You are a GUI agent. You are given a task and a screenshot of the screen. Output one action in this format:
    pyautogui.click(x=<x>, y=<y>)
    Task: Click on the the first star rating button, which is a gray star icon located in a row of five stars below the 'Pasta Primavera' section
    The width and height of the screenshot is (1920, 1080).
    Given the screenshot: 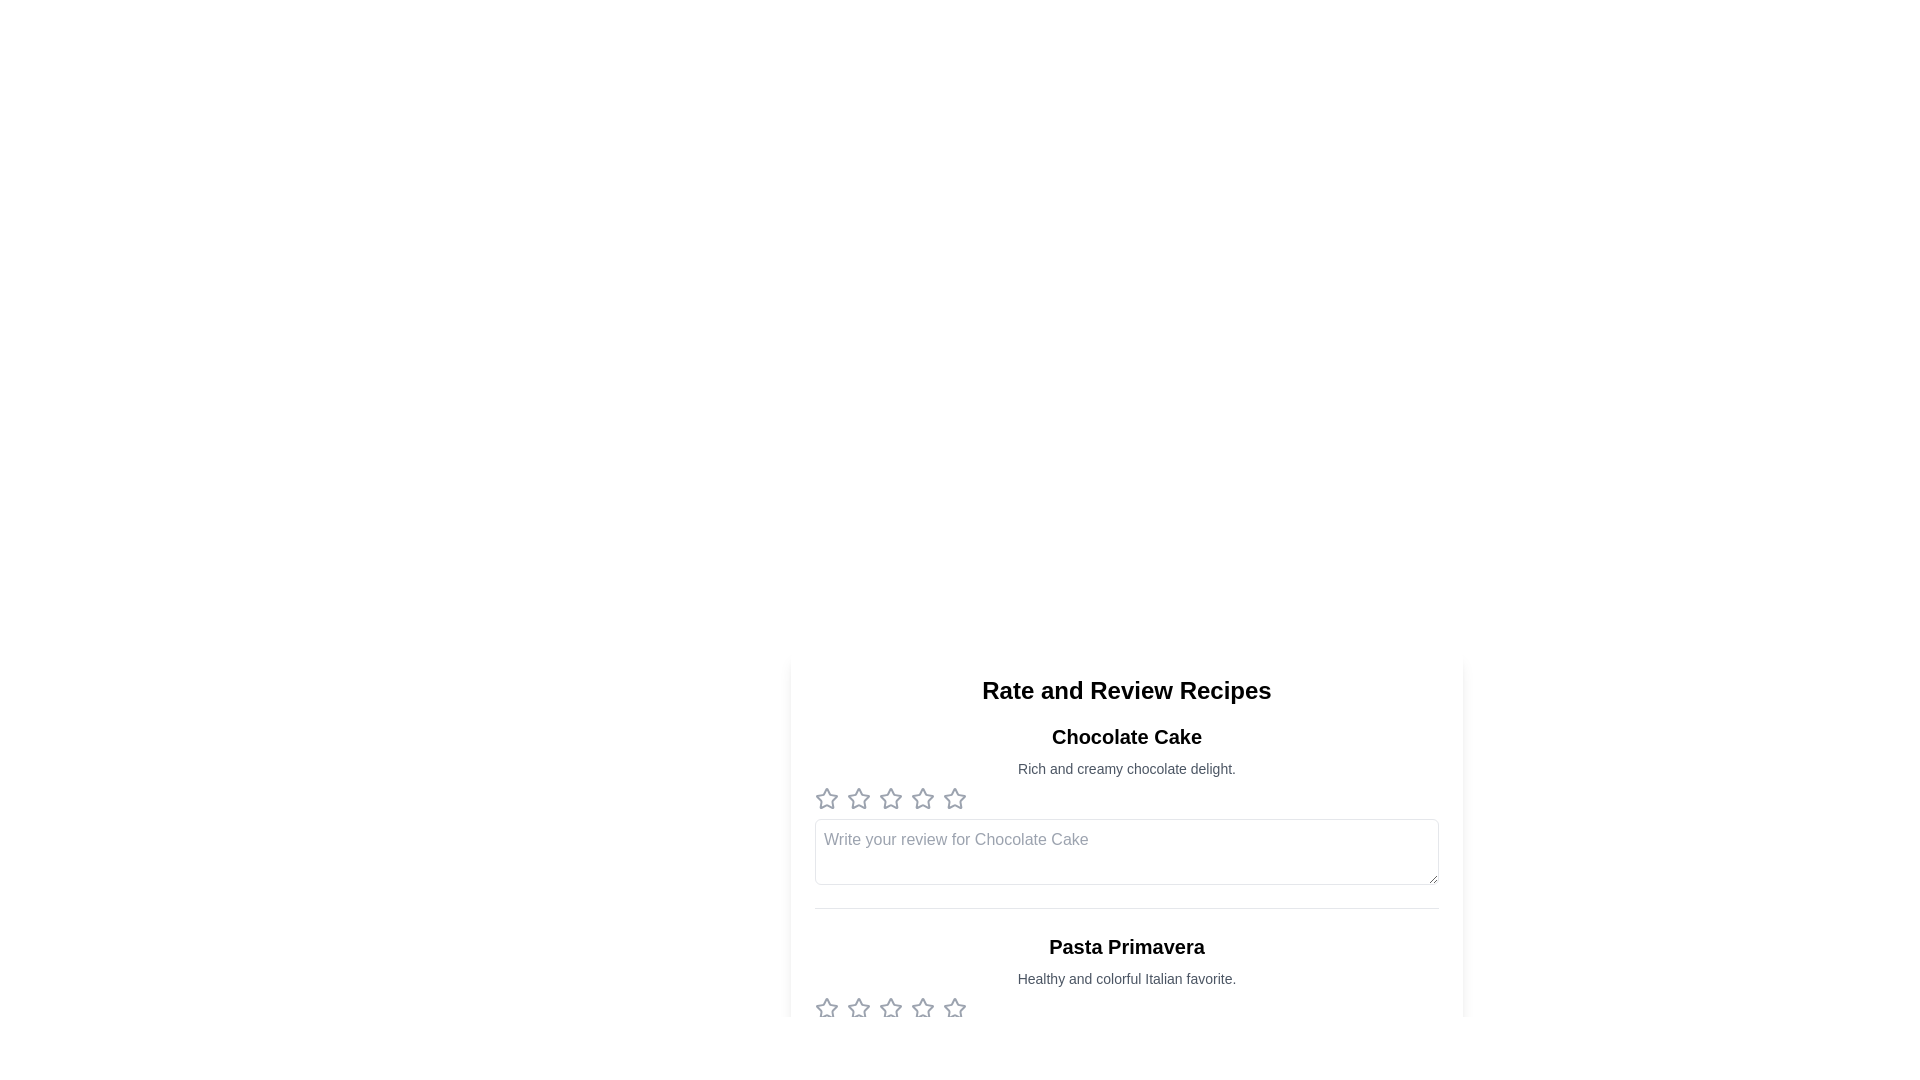 What is the action you would take?
    pyautogui.click(x=826, y=1009)
    